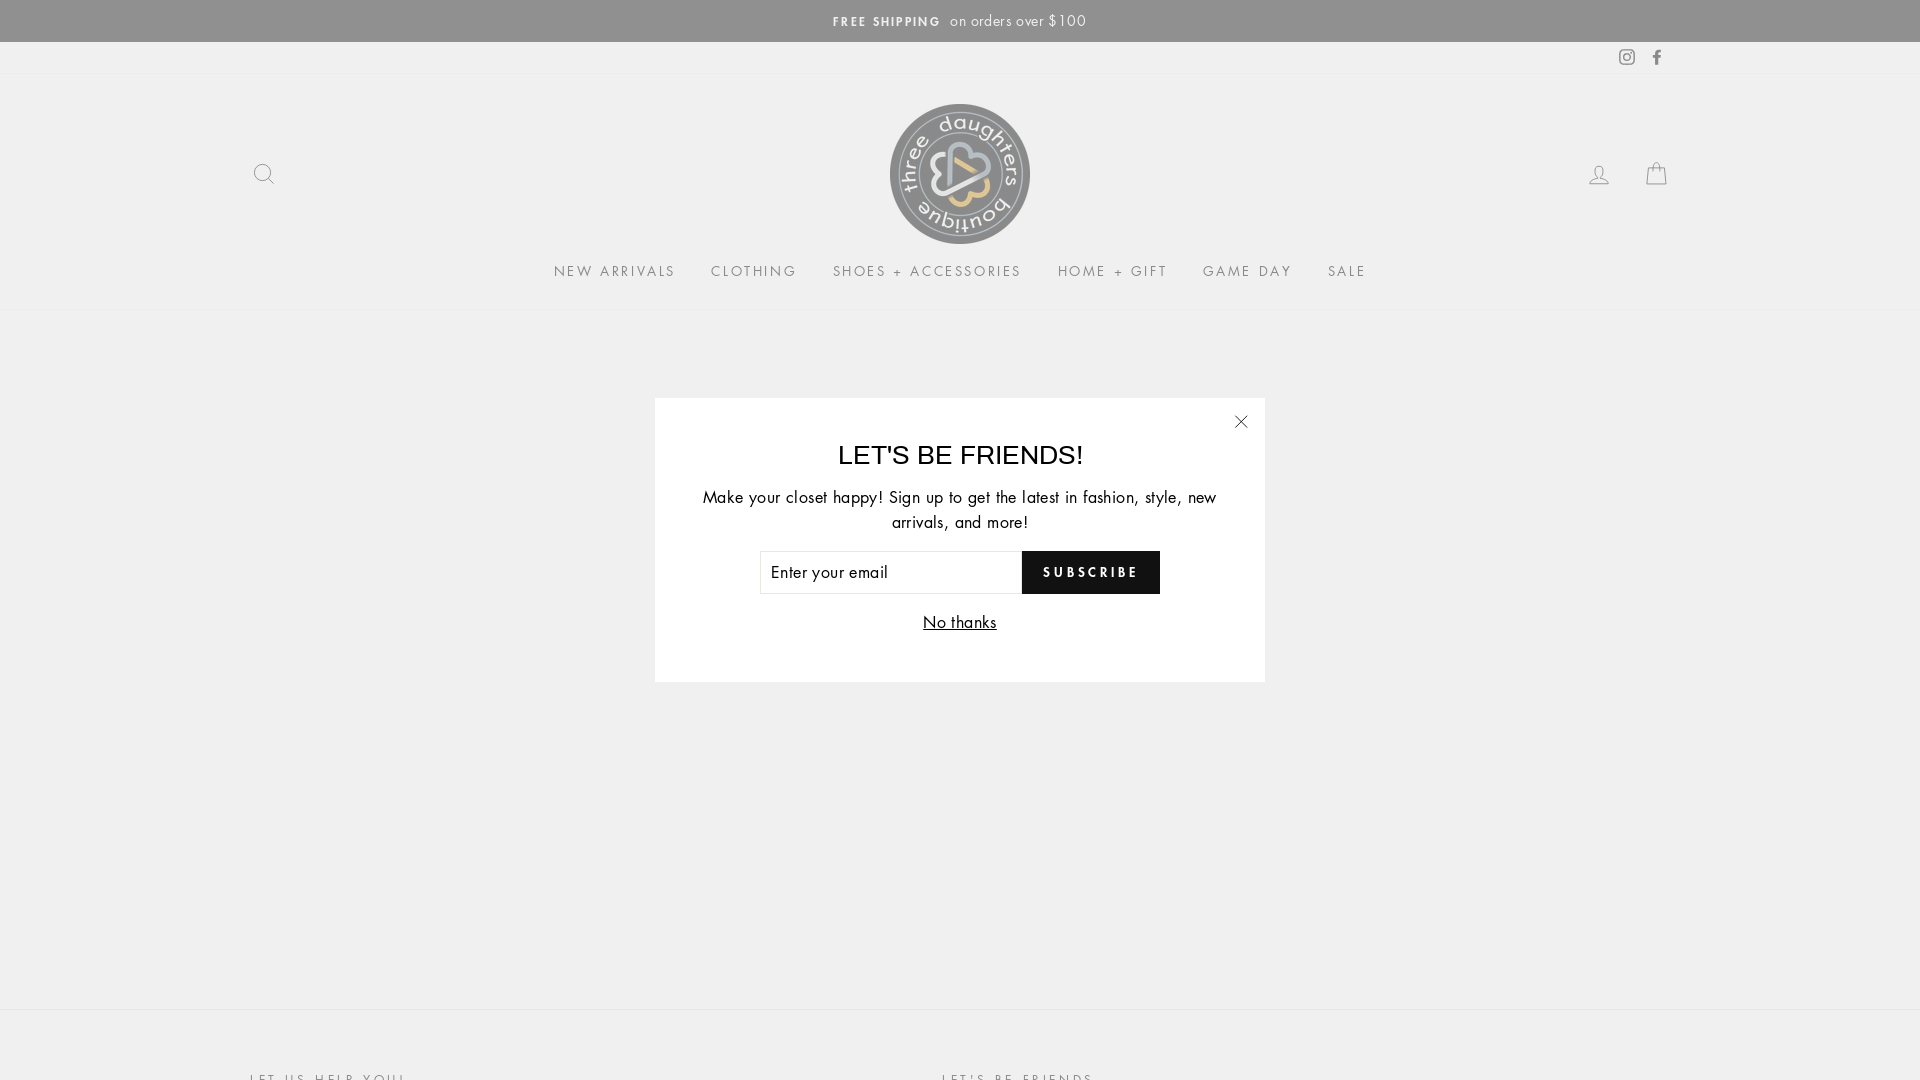 This screenshot has height=1080, width=1920. What do you see at coordinates (1022, 573) in the screenshot?
I see `'SUBSCRIBE'` at bounding box center [1022, 573].